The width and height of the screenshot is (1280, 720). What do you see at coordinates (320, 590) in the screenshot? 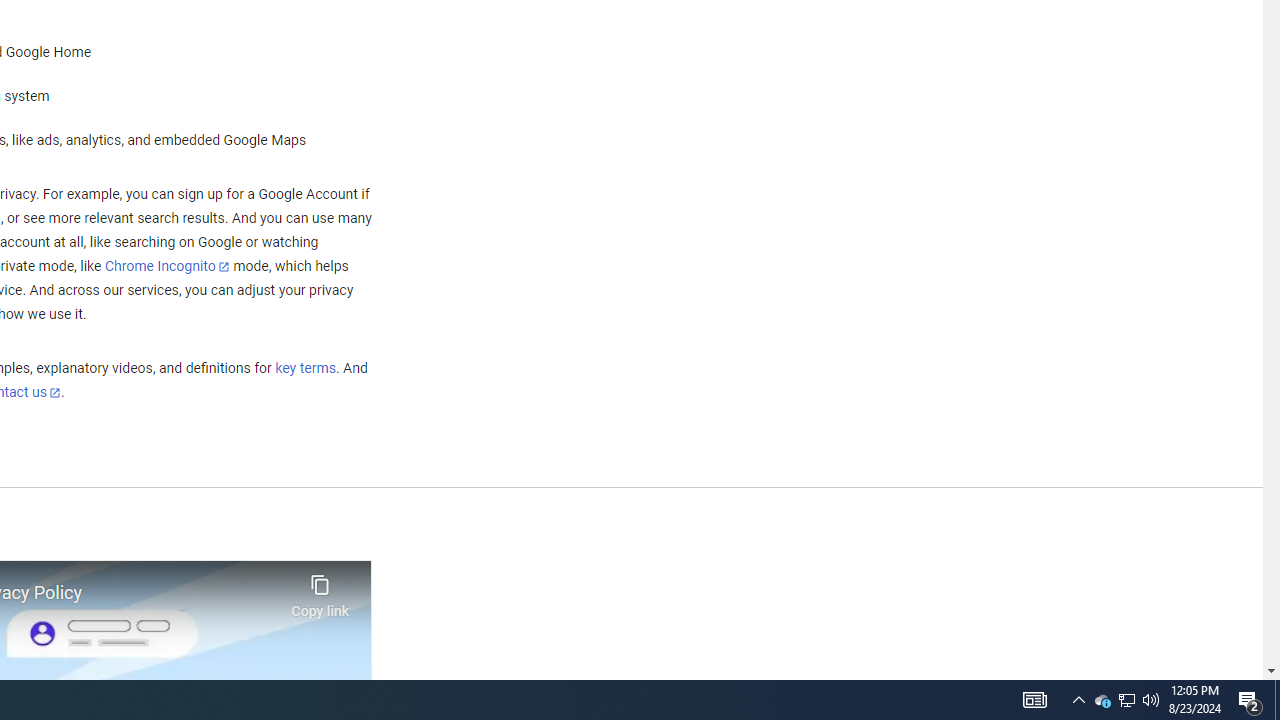
I see `'Copy link'` at bounding box center [320, 590].